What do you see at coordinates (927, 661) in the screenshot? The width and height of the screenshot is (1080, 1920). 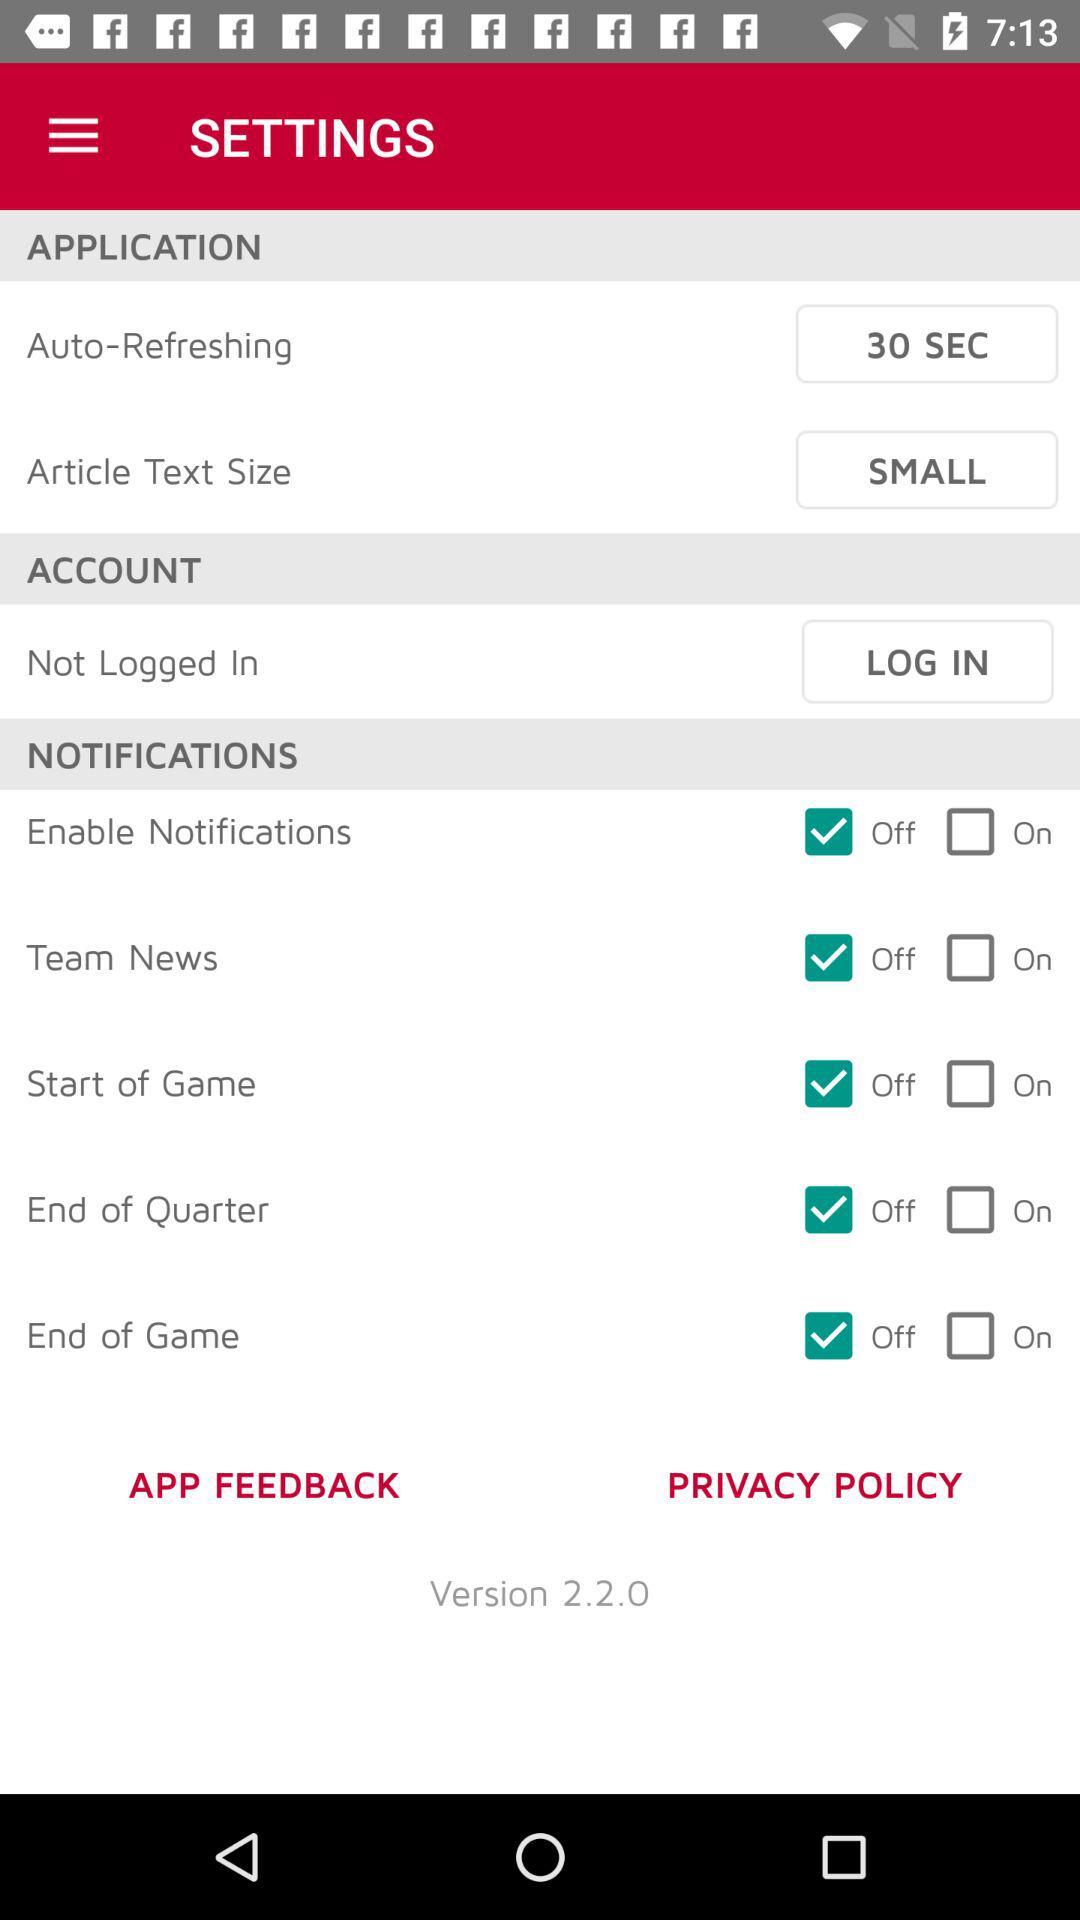 I see `the log in` at bounding box center [927, 661].